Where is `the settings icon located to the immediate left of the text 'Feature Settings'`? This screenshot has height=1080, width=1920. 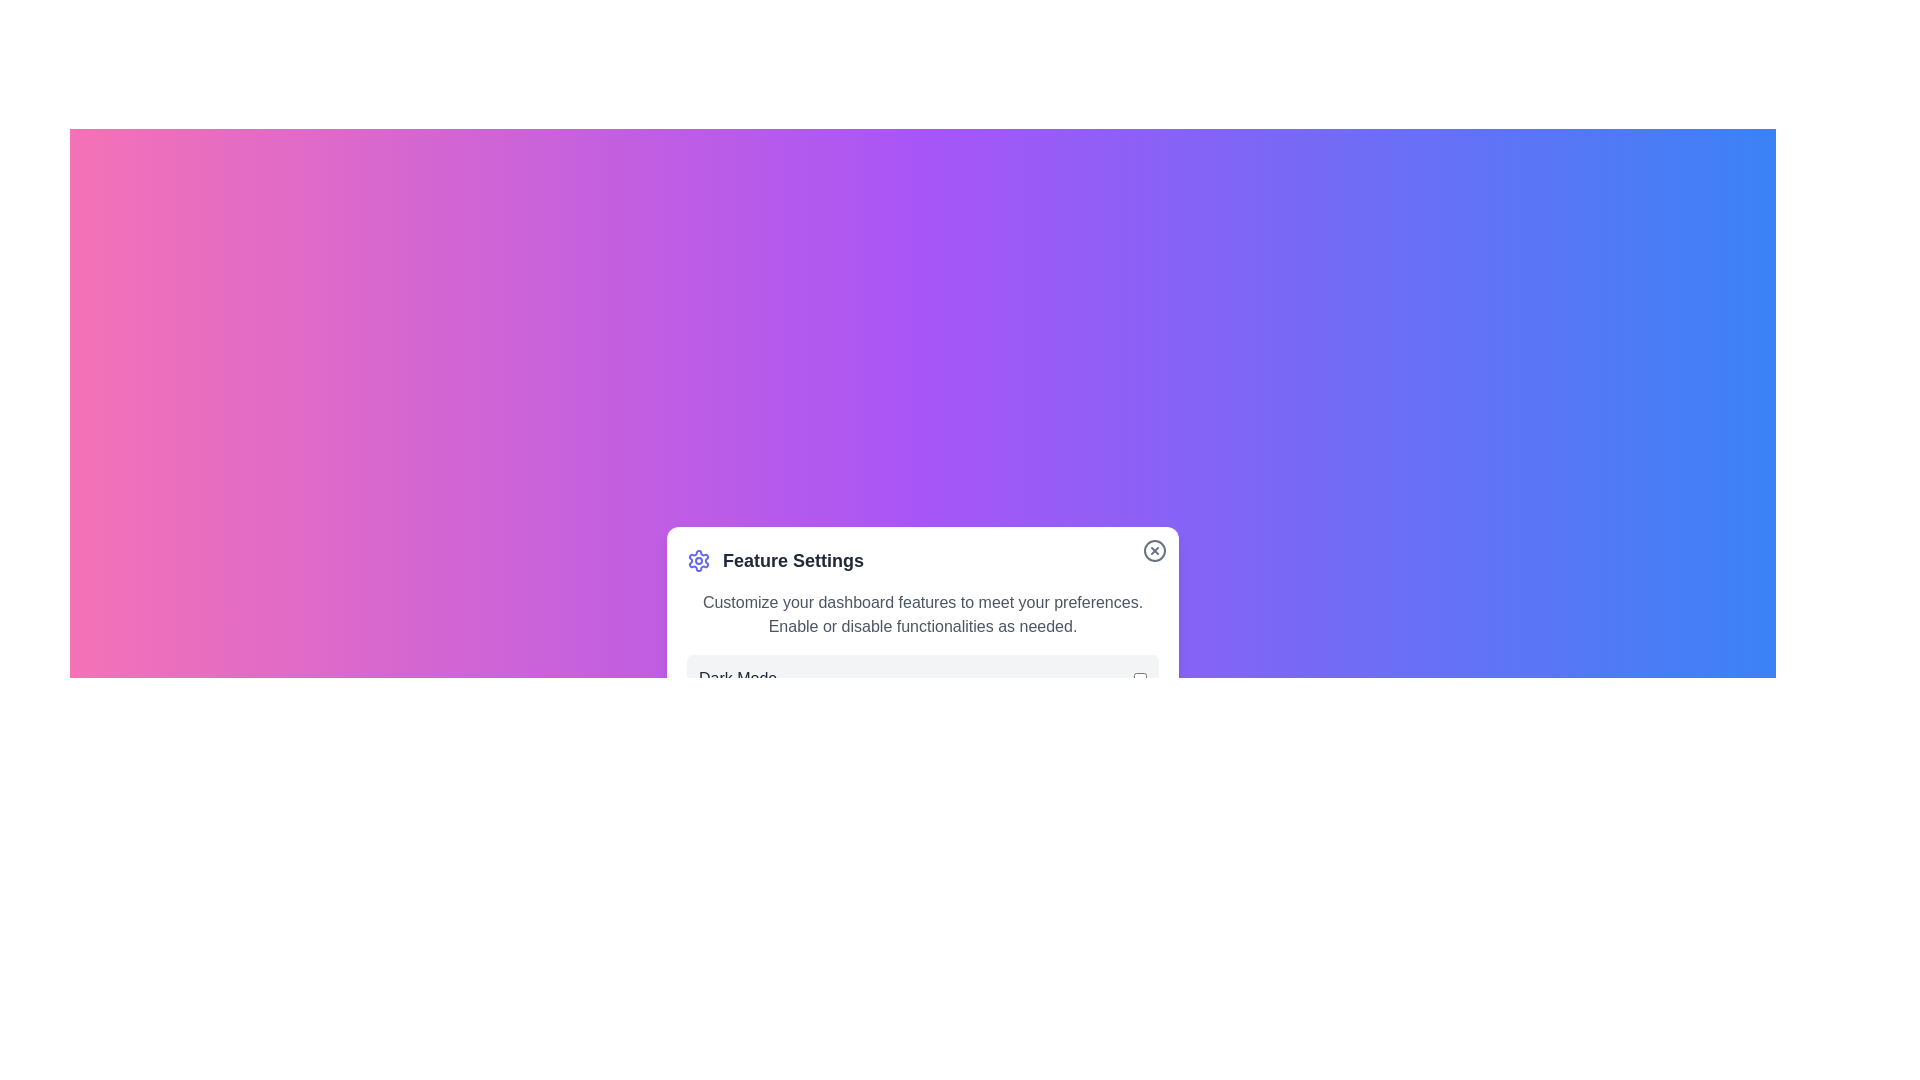
the settings icon located to the immediate left of the text 'Feature Settings' is located at coordinates (699, 560).